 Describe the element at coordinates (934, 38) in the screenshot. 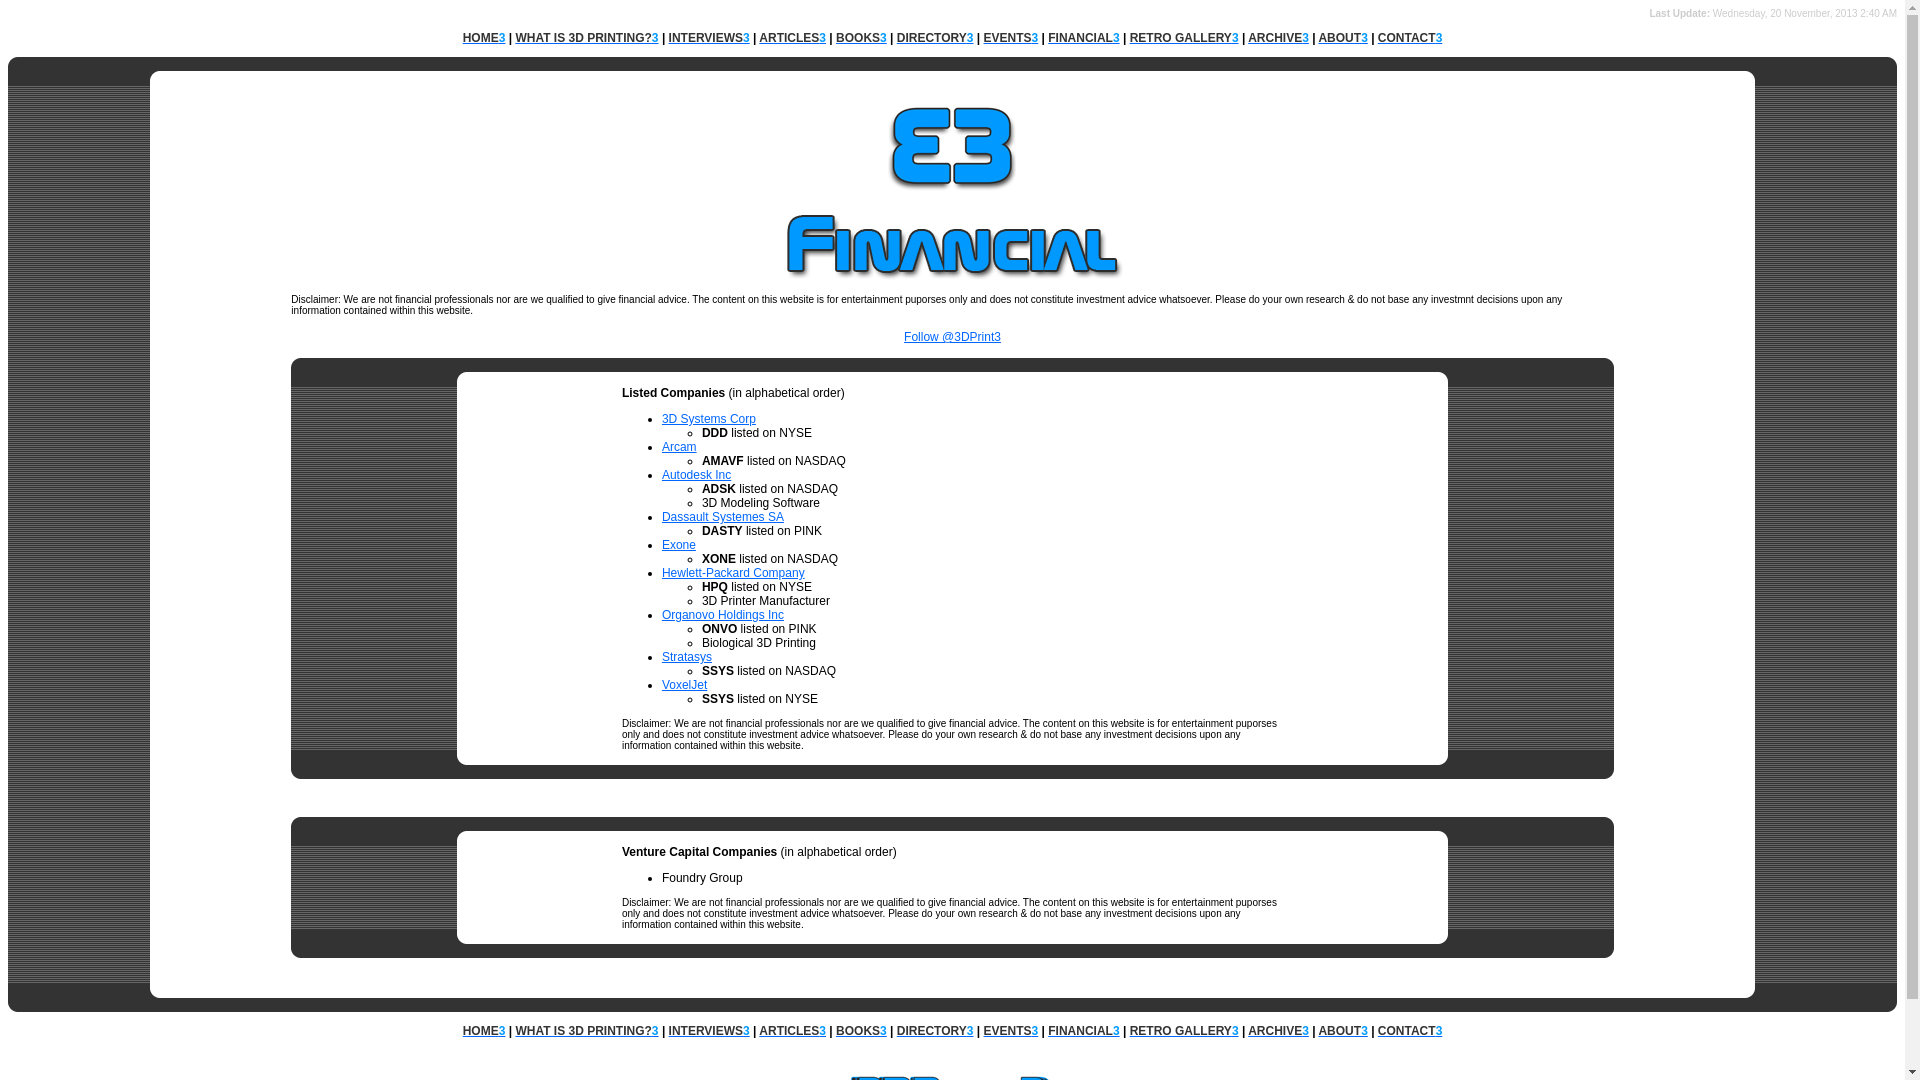

I see `'DIRECTORY3'` at that location.